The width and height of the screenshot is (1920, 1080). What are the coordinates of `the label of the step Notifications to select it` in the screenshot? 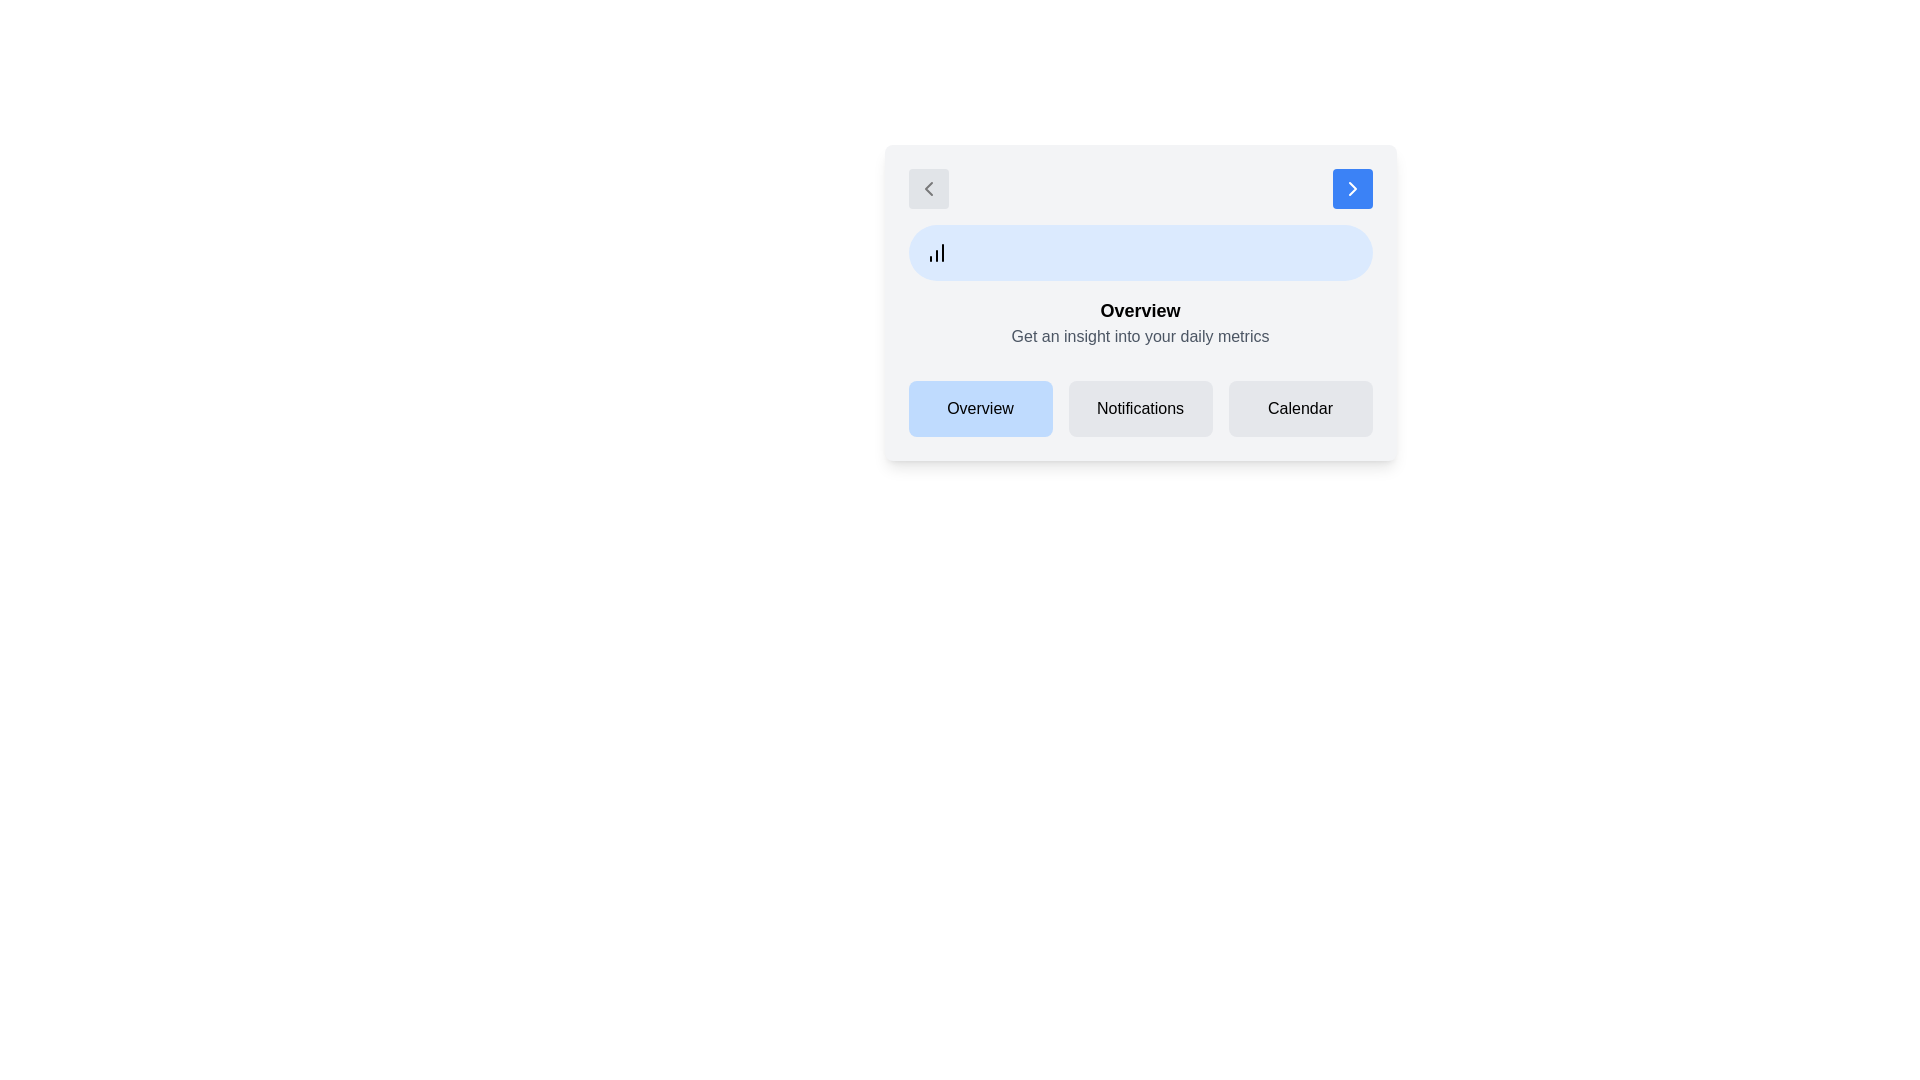 It's located at (1140, 407).